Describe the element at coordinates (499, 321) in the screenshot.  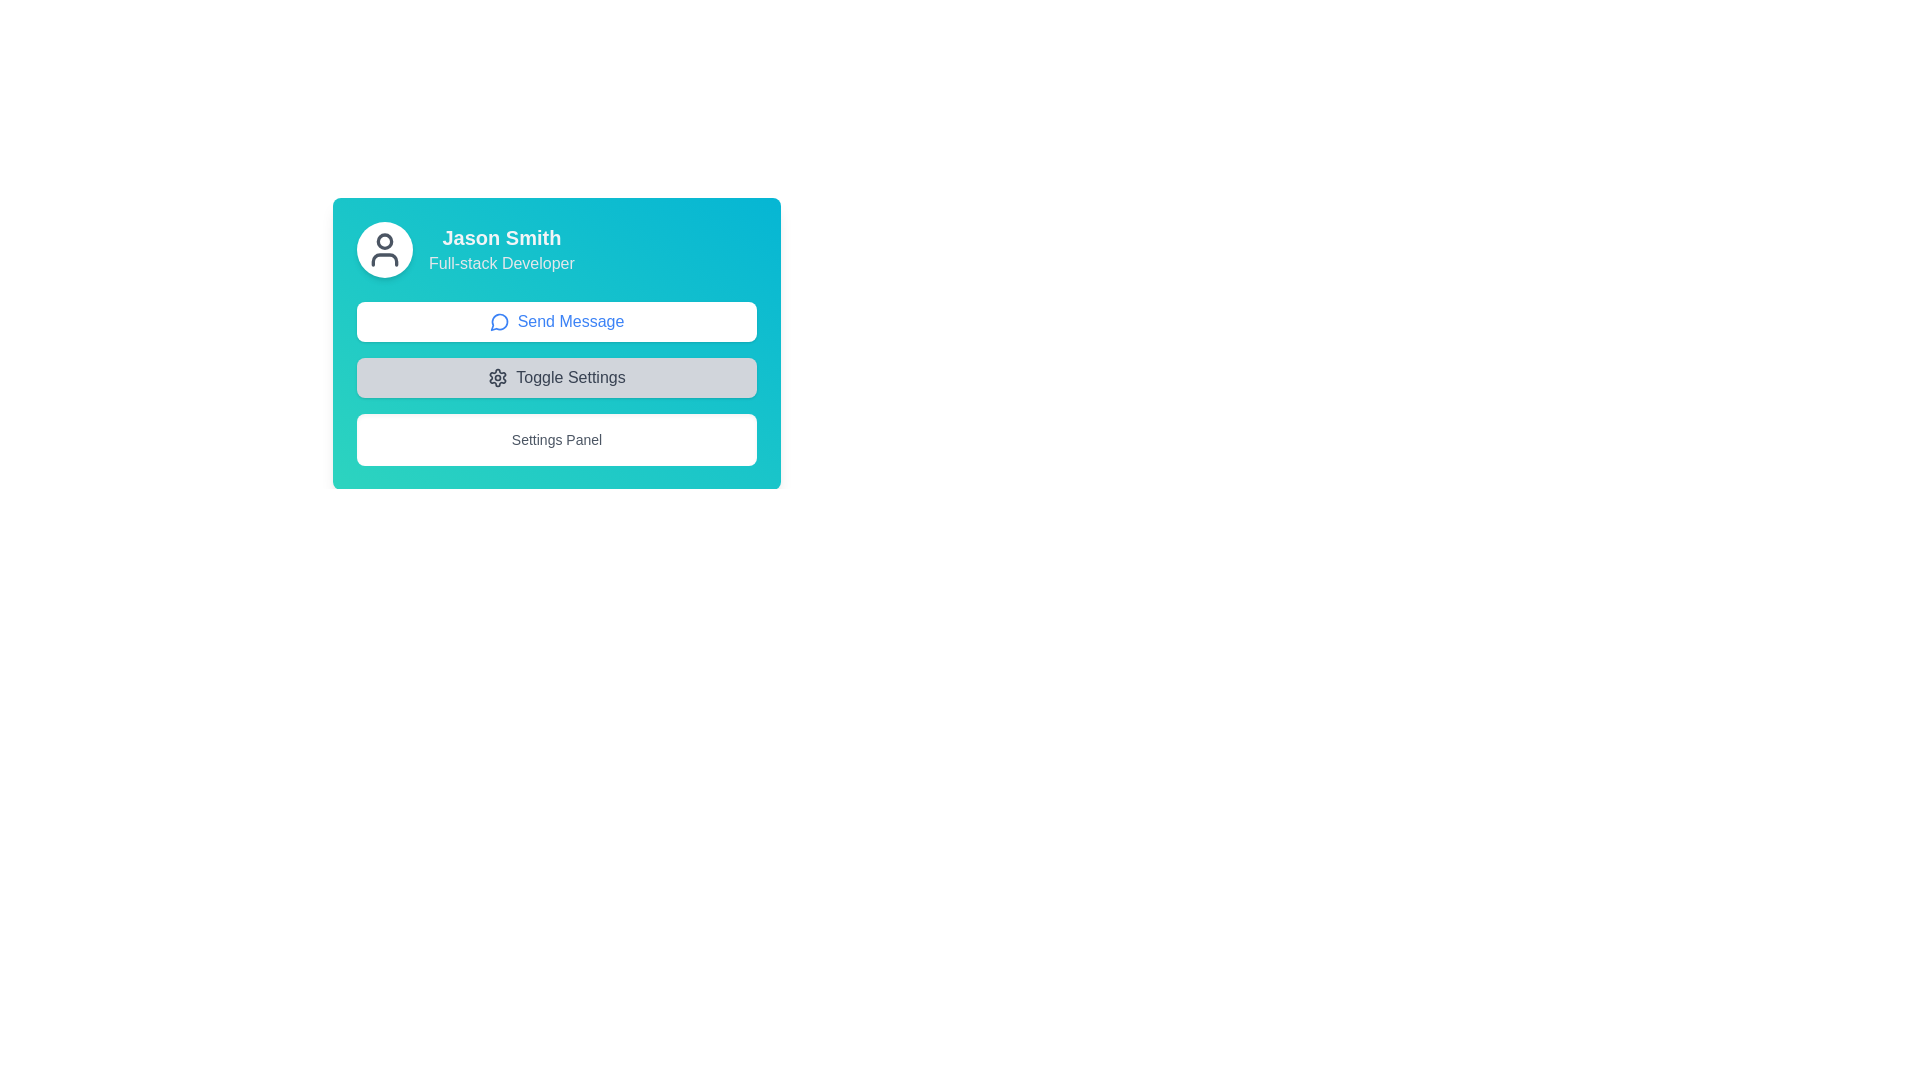
I see `the circular speech bubble icon located to the left of the 'Send Message' button, which suggests message or chat functionality` at that location.